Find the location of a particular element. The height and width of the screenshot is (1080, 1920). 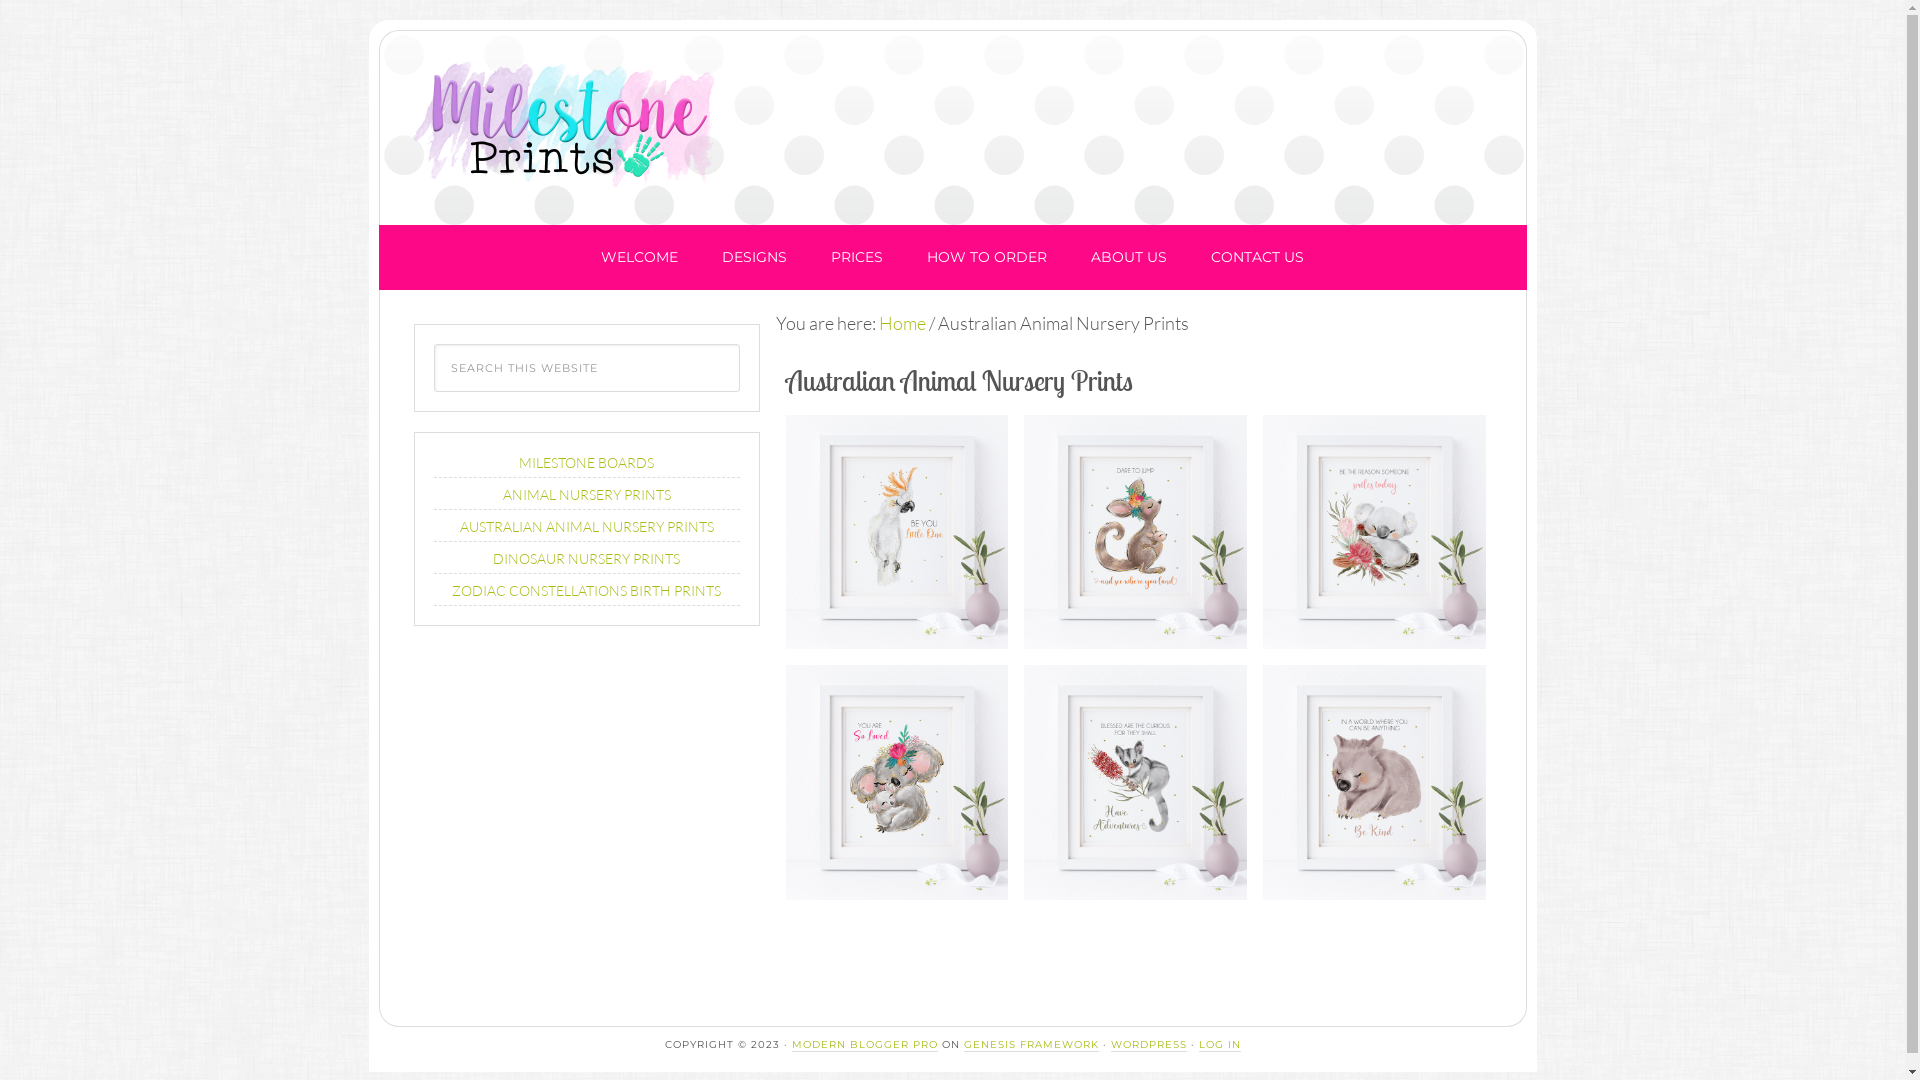

'ANIMAL NURSERY PRINTS' is located at coordinates (502, 494).